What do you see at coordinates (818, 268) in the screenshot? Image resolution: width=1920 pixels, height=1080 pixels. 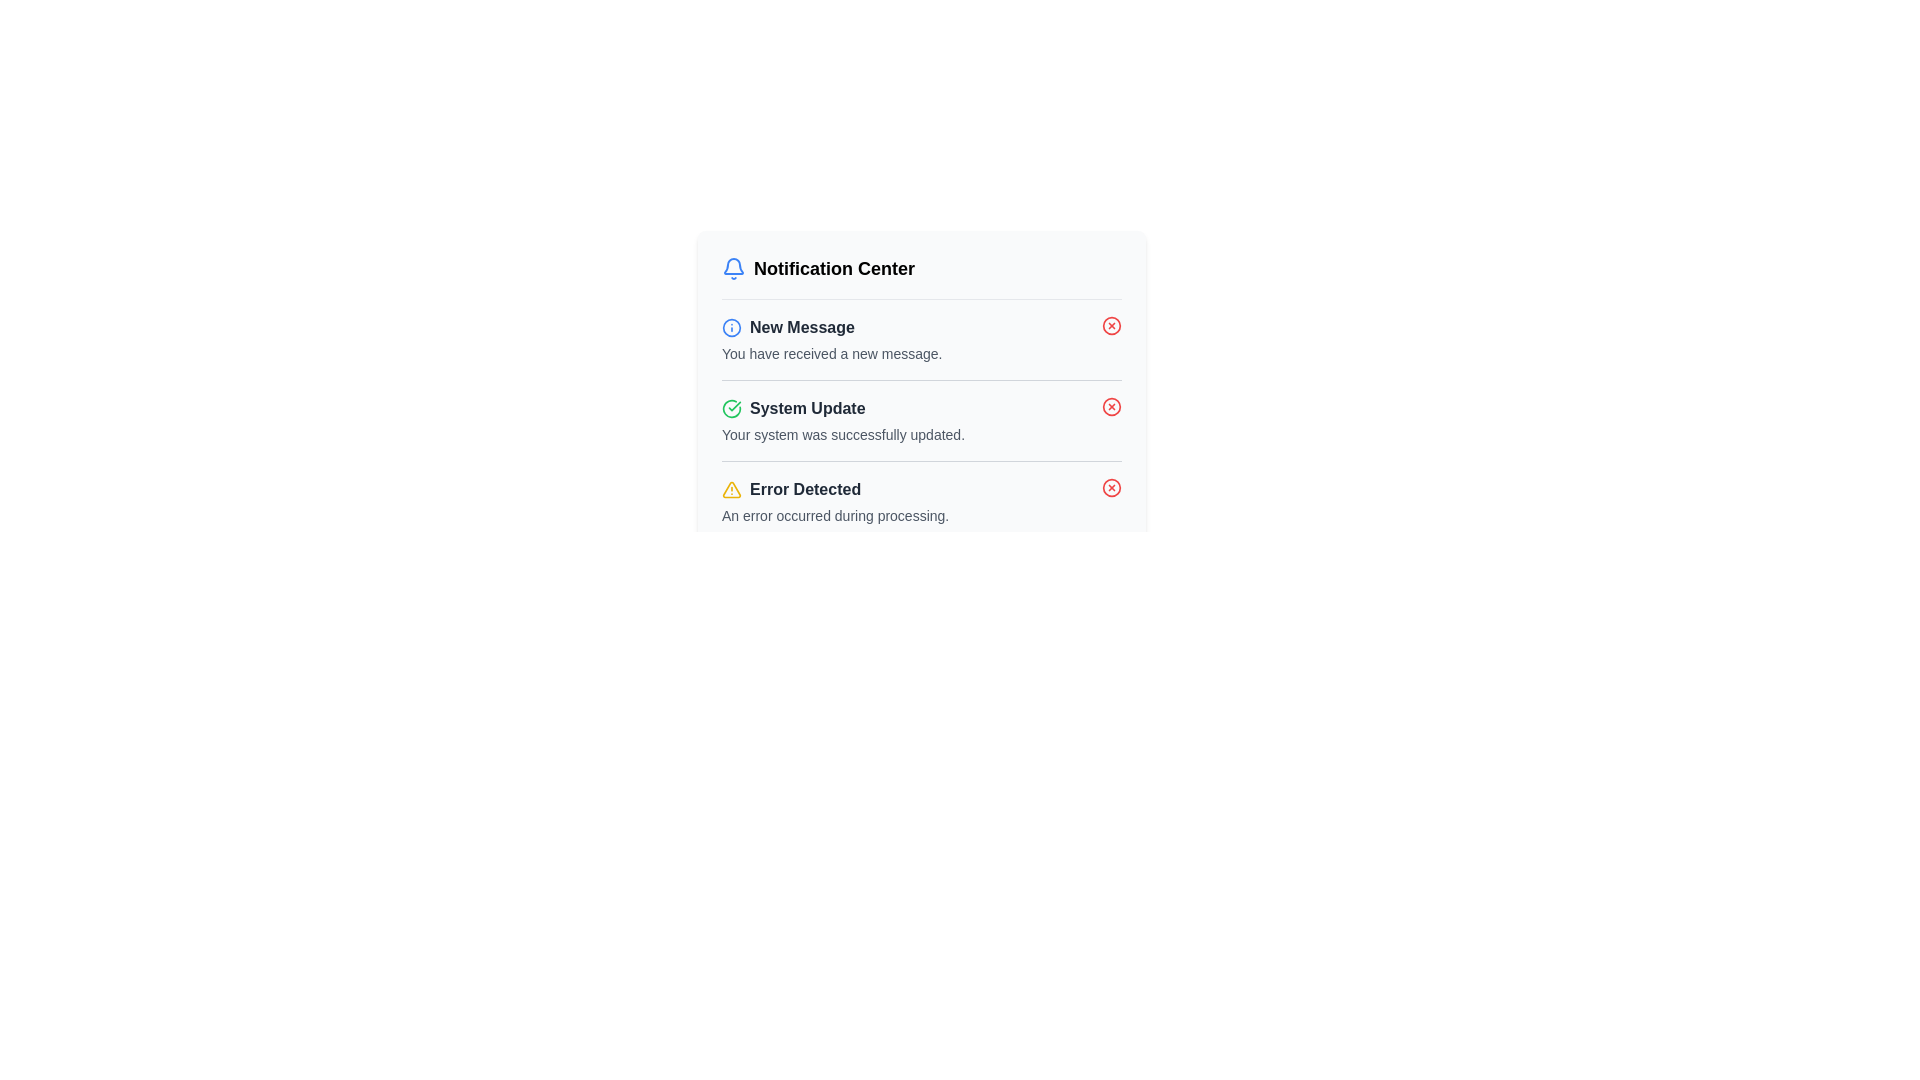 I see `the Text label that serves as the title of the notification panel for accessibility purposes` at bounding box center [818, 268].